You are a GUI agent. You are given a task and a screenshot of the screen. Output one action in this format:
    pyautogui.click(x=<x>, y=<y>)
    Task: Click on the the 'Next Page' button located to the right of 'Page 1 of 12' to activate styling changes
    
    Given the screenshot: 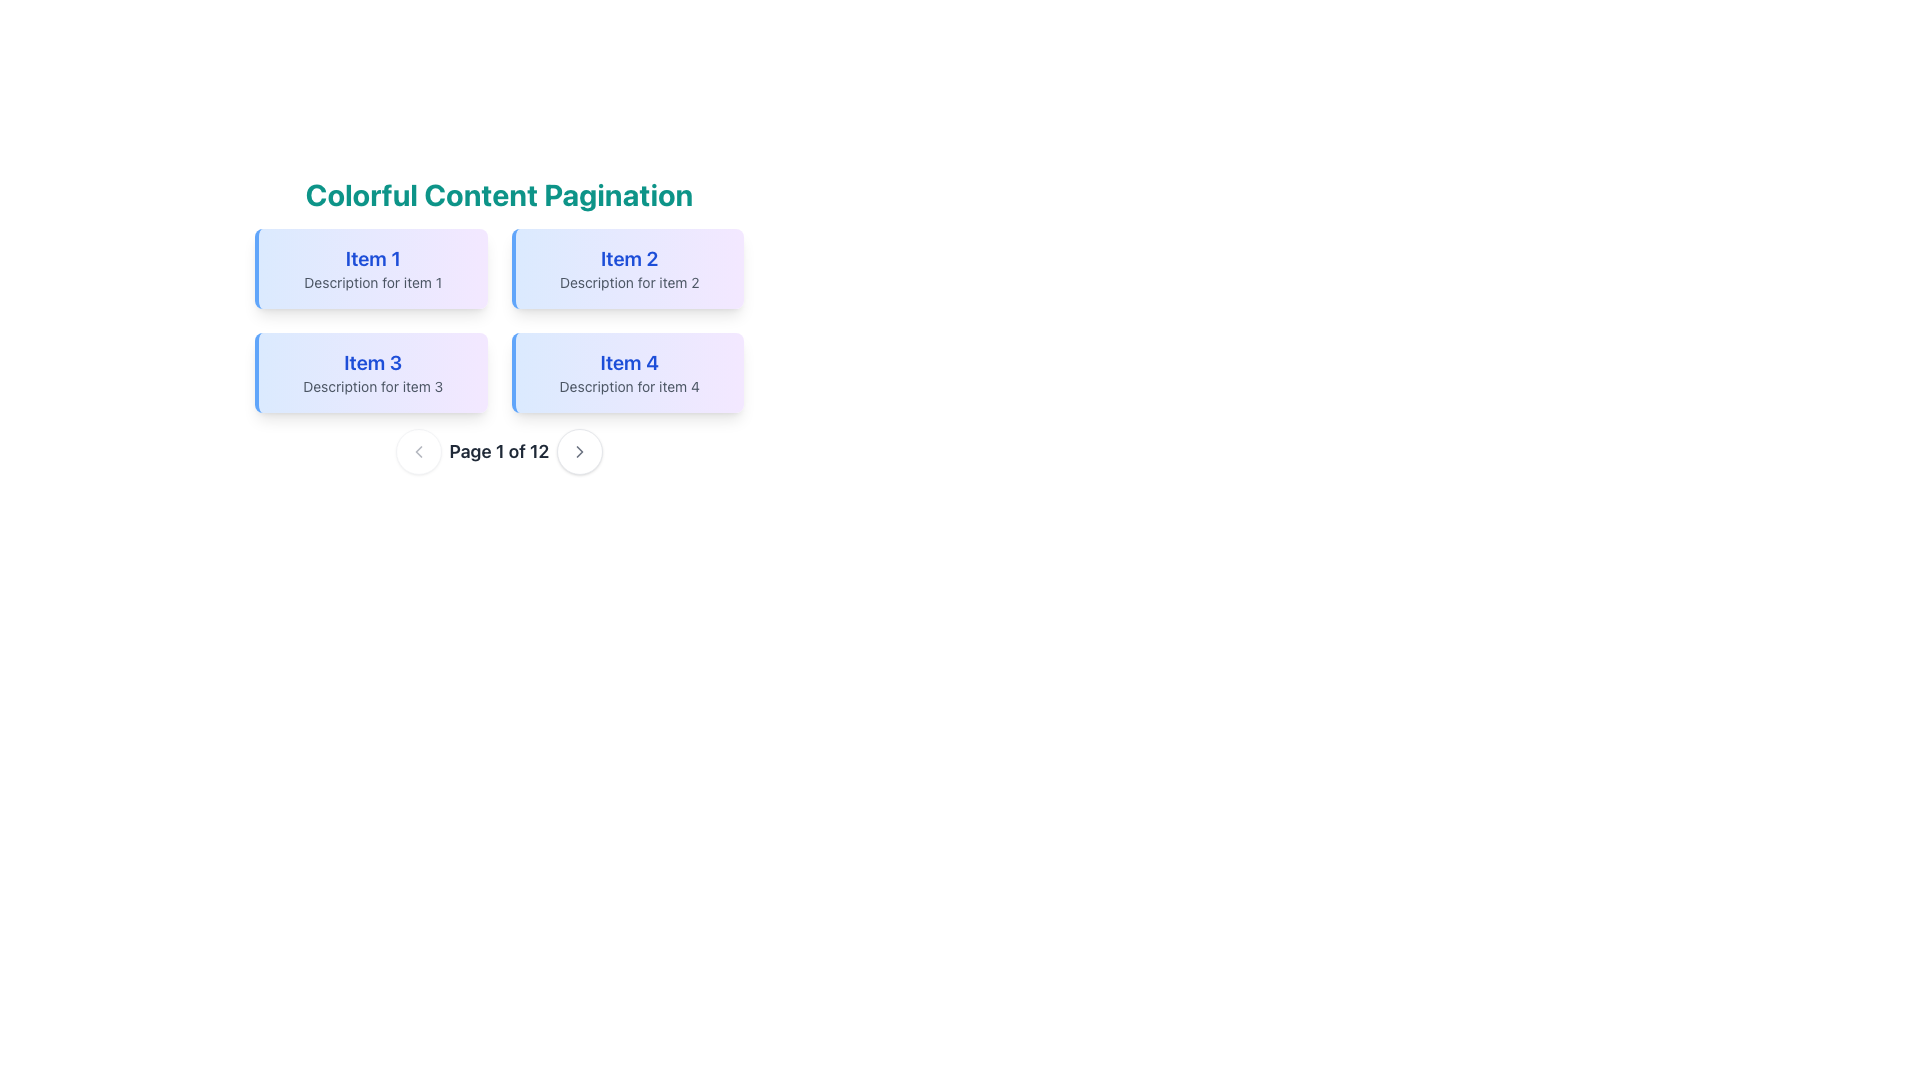 What is the action you would take?
    pyautogui.click(x=579, y=451)
    